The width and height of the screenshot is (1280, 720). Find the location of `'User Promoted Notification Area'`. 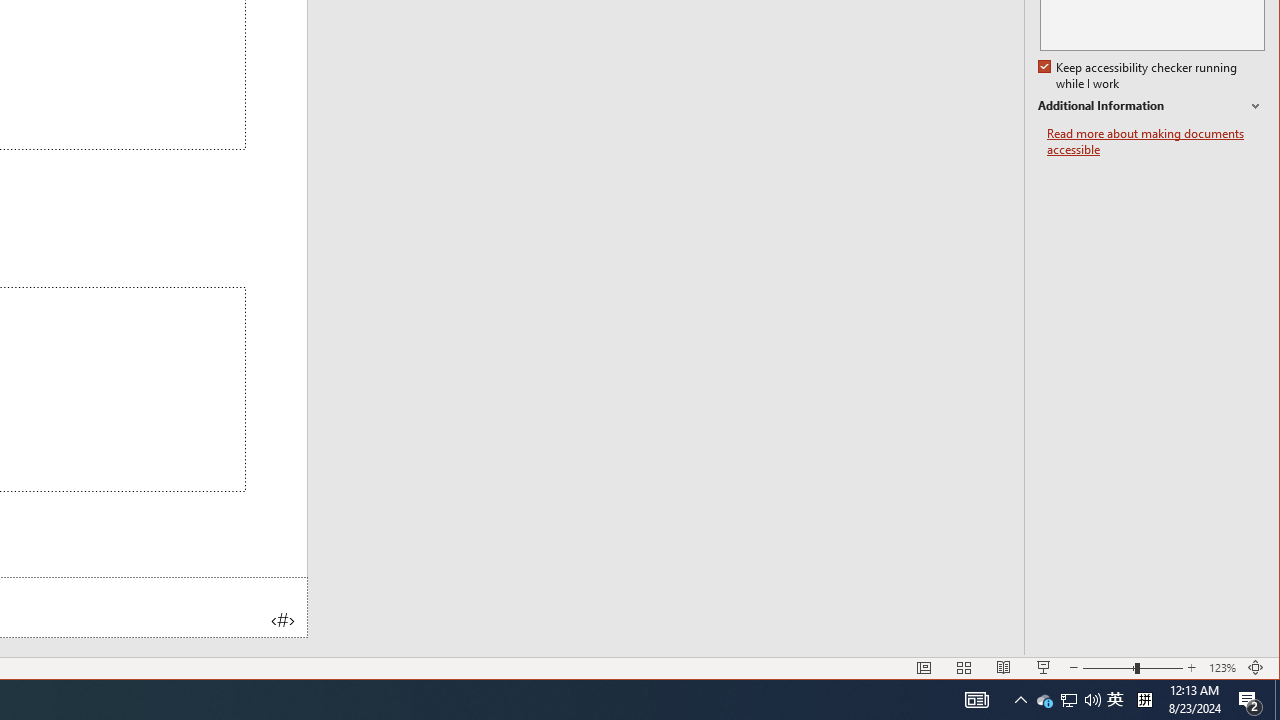

'User Promoted Notification Area' is located at coordinates (1020, 698).